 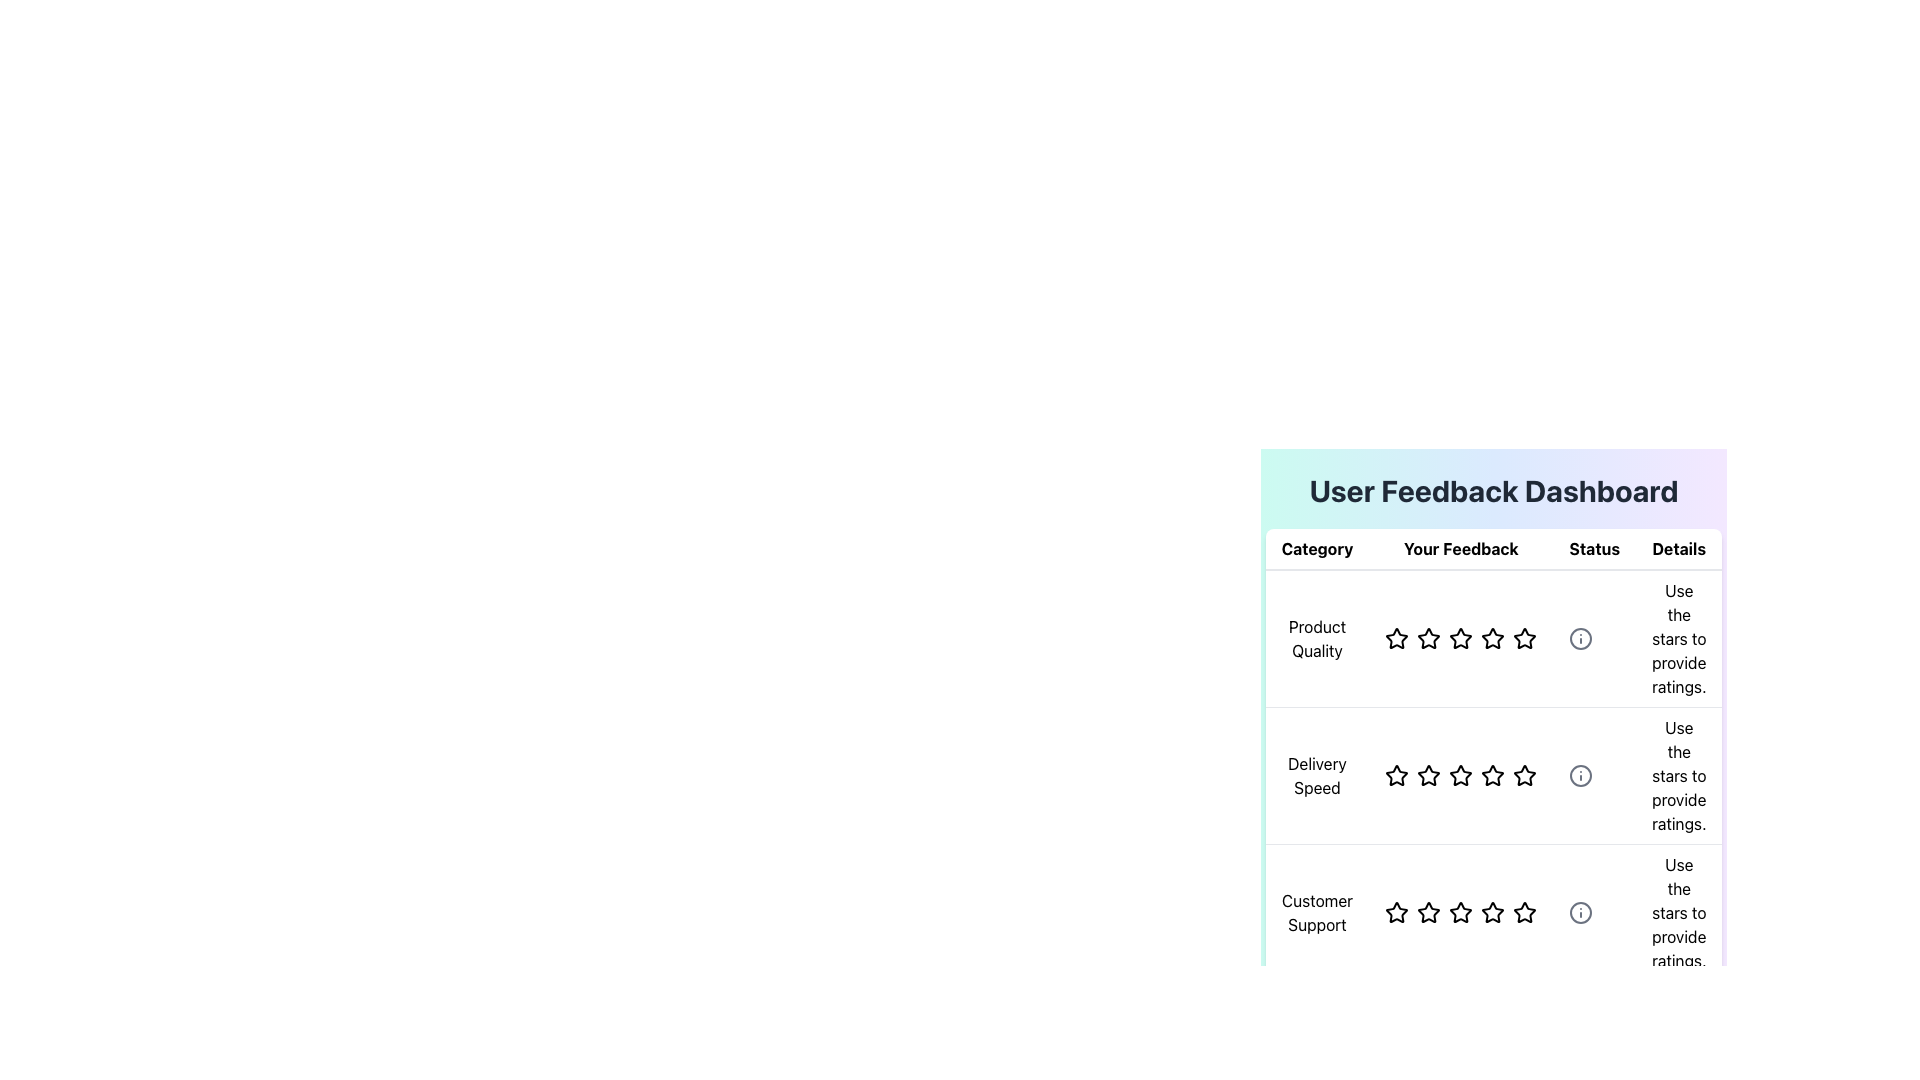 I want to click on the first star icon in the 'Delivery Speed' category of the feedback table to rate, so click(x=1396, y=774).